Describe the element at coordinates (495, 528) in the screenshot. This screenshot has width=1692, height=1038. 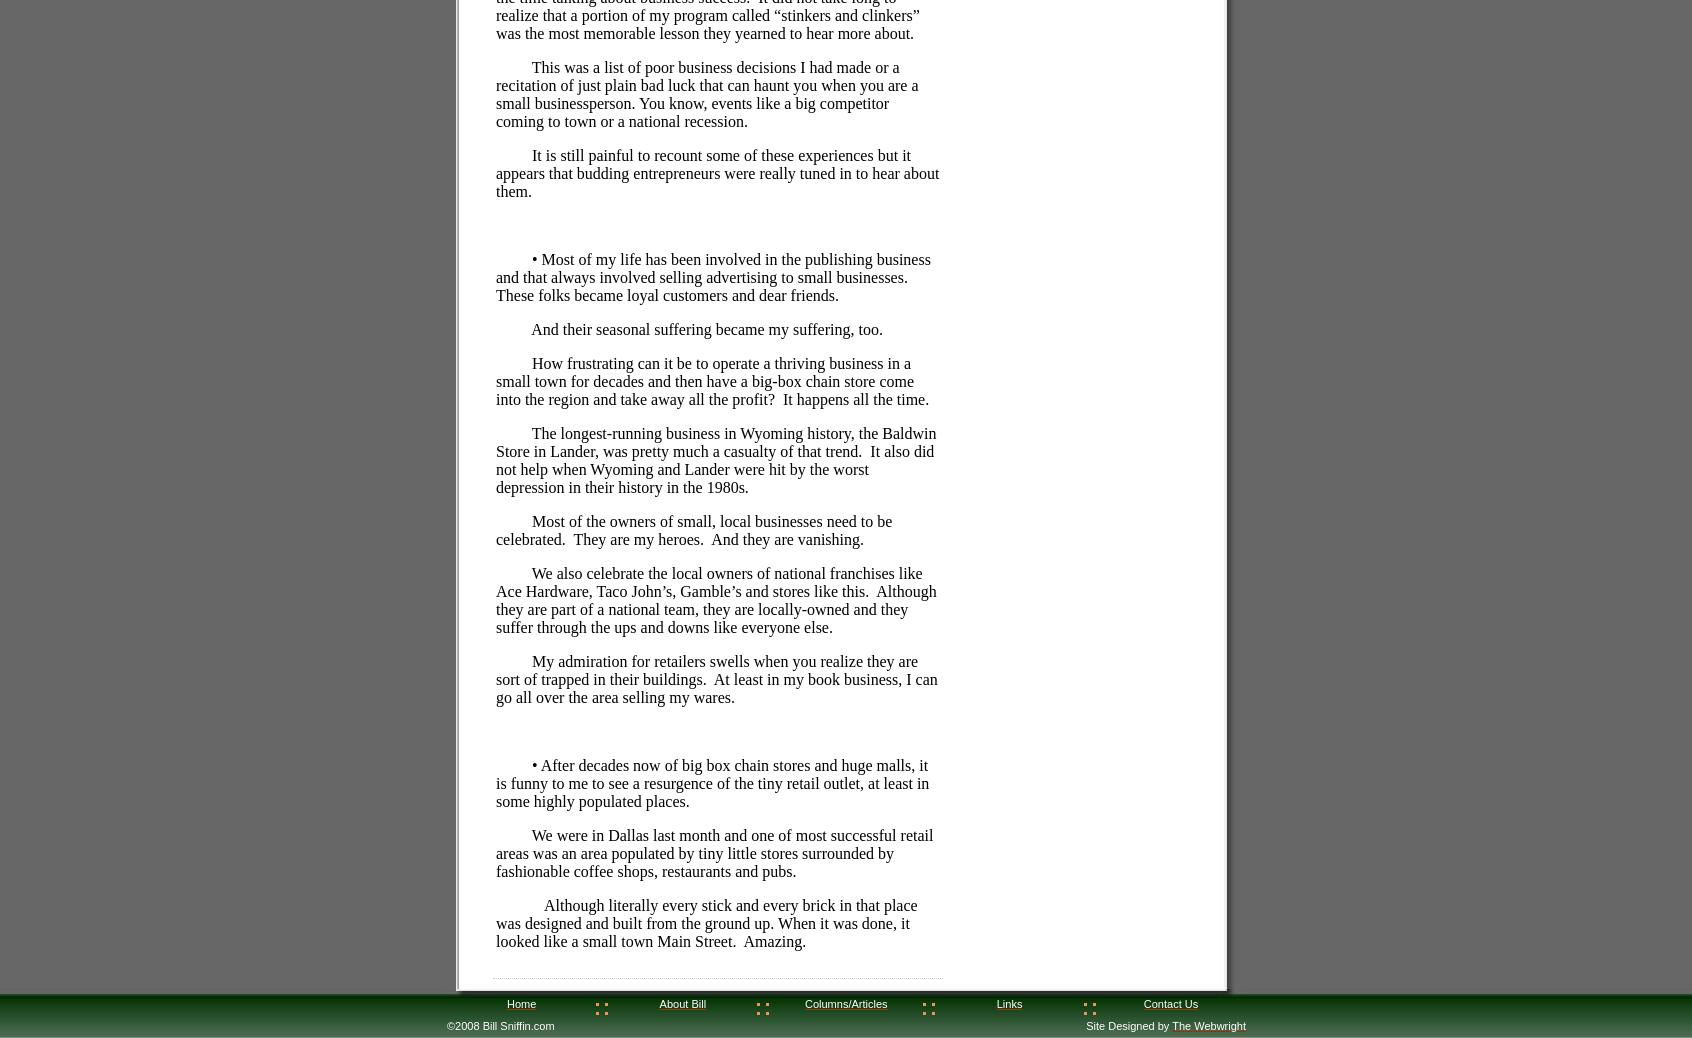
I see `'Most of the
owners of small, local businesses need to be celebrated.'` at that location.